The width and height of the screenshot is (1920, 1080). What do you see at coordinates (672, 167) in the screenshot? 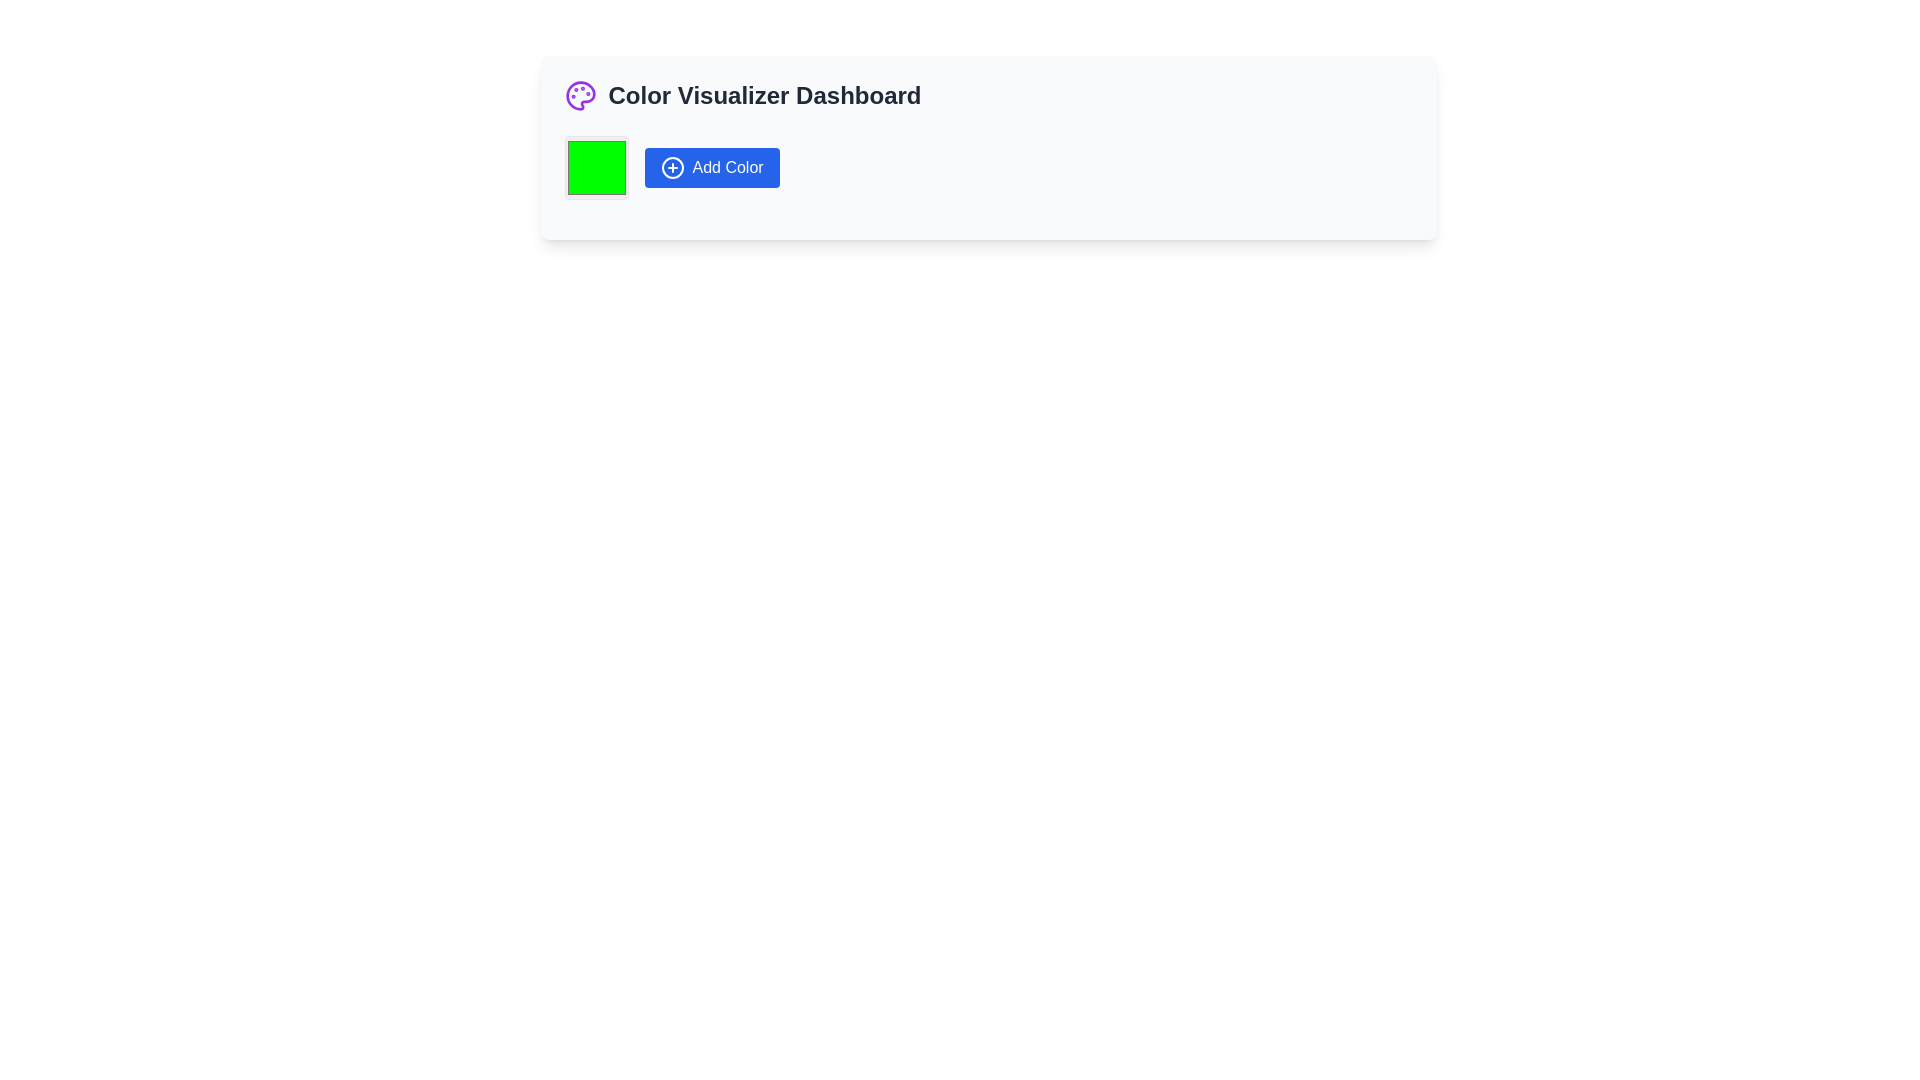
I see `the blue outlined circle icon with a plus symbol inside it, located on the left side of the 'Add Color' button` at bounding box center [672, 167].